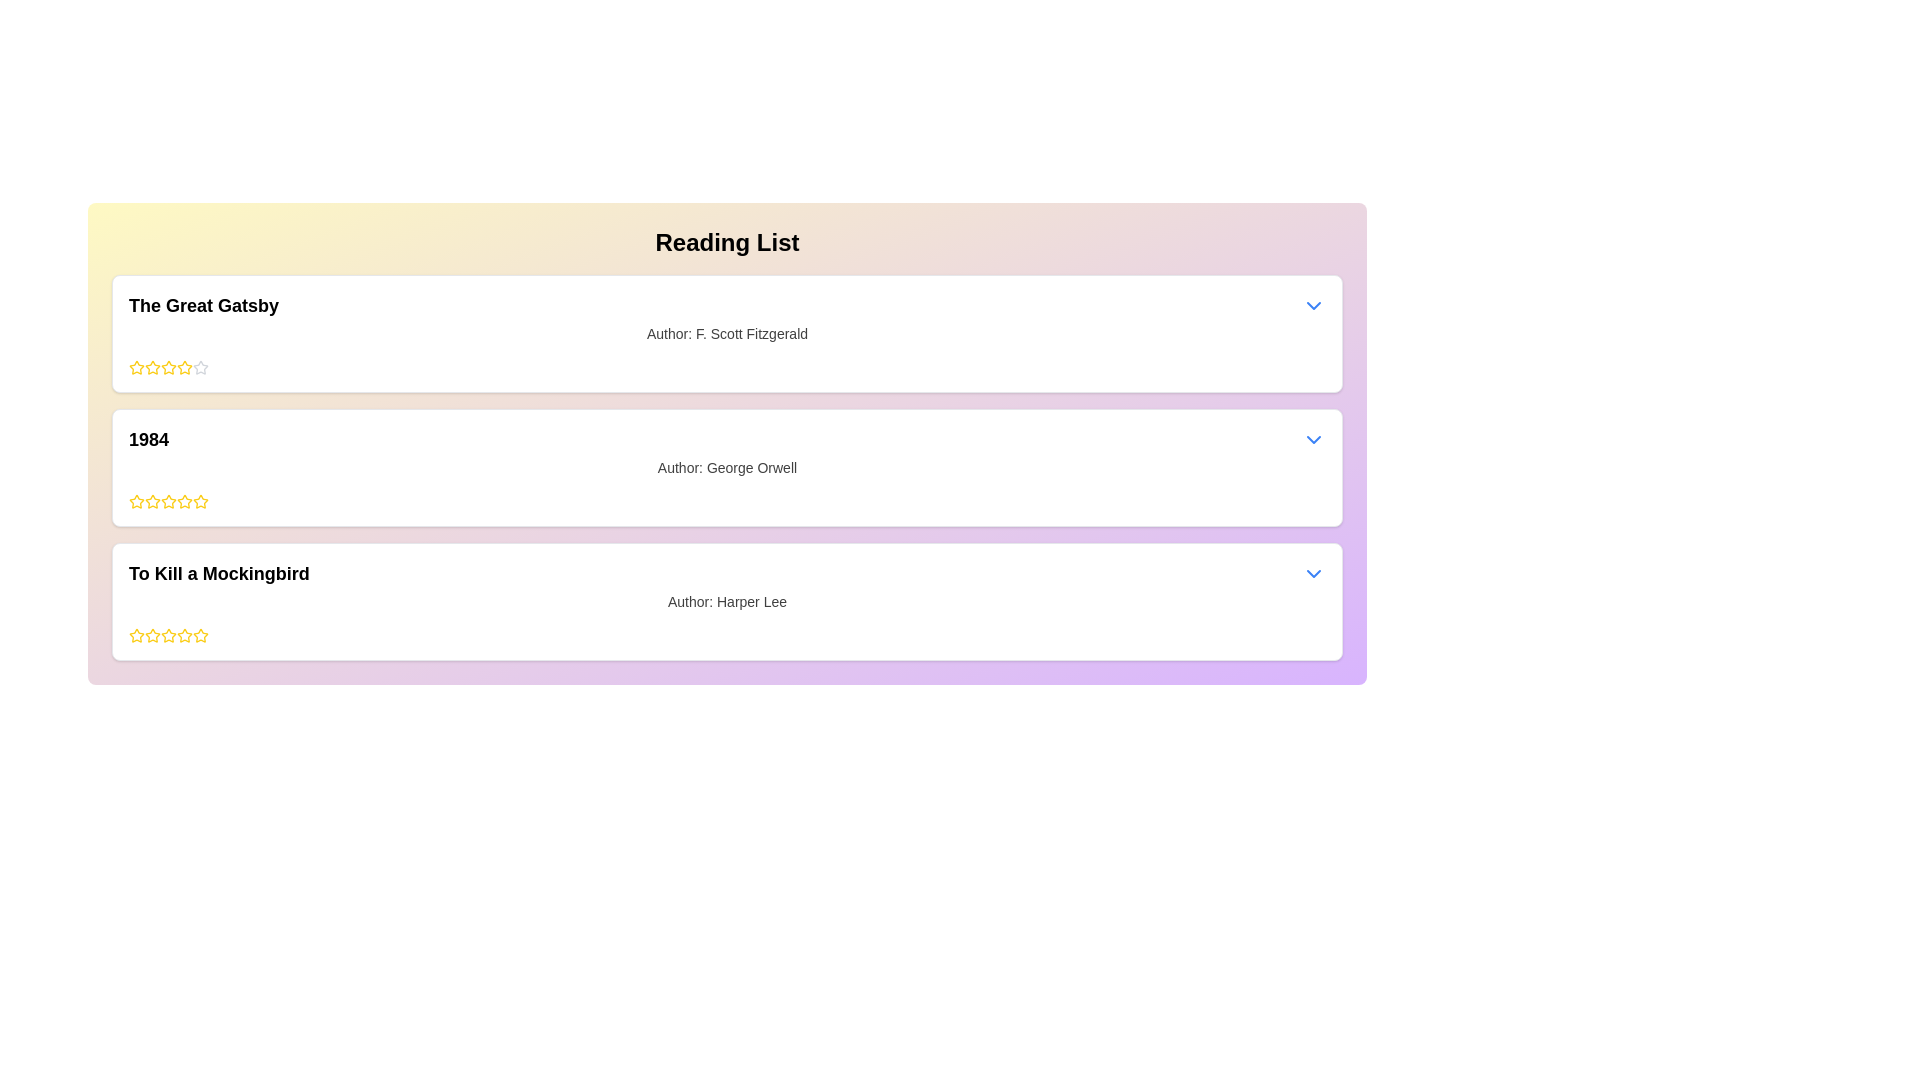 The height and width of the screenshot is (1080, 1920). Describe the element at coordinates (185, 635) in the screenshot. I see `the second star in the five-star rating scale below the 'To Kill a Mockingbird' header` at that location.